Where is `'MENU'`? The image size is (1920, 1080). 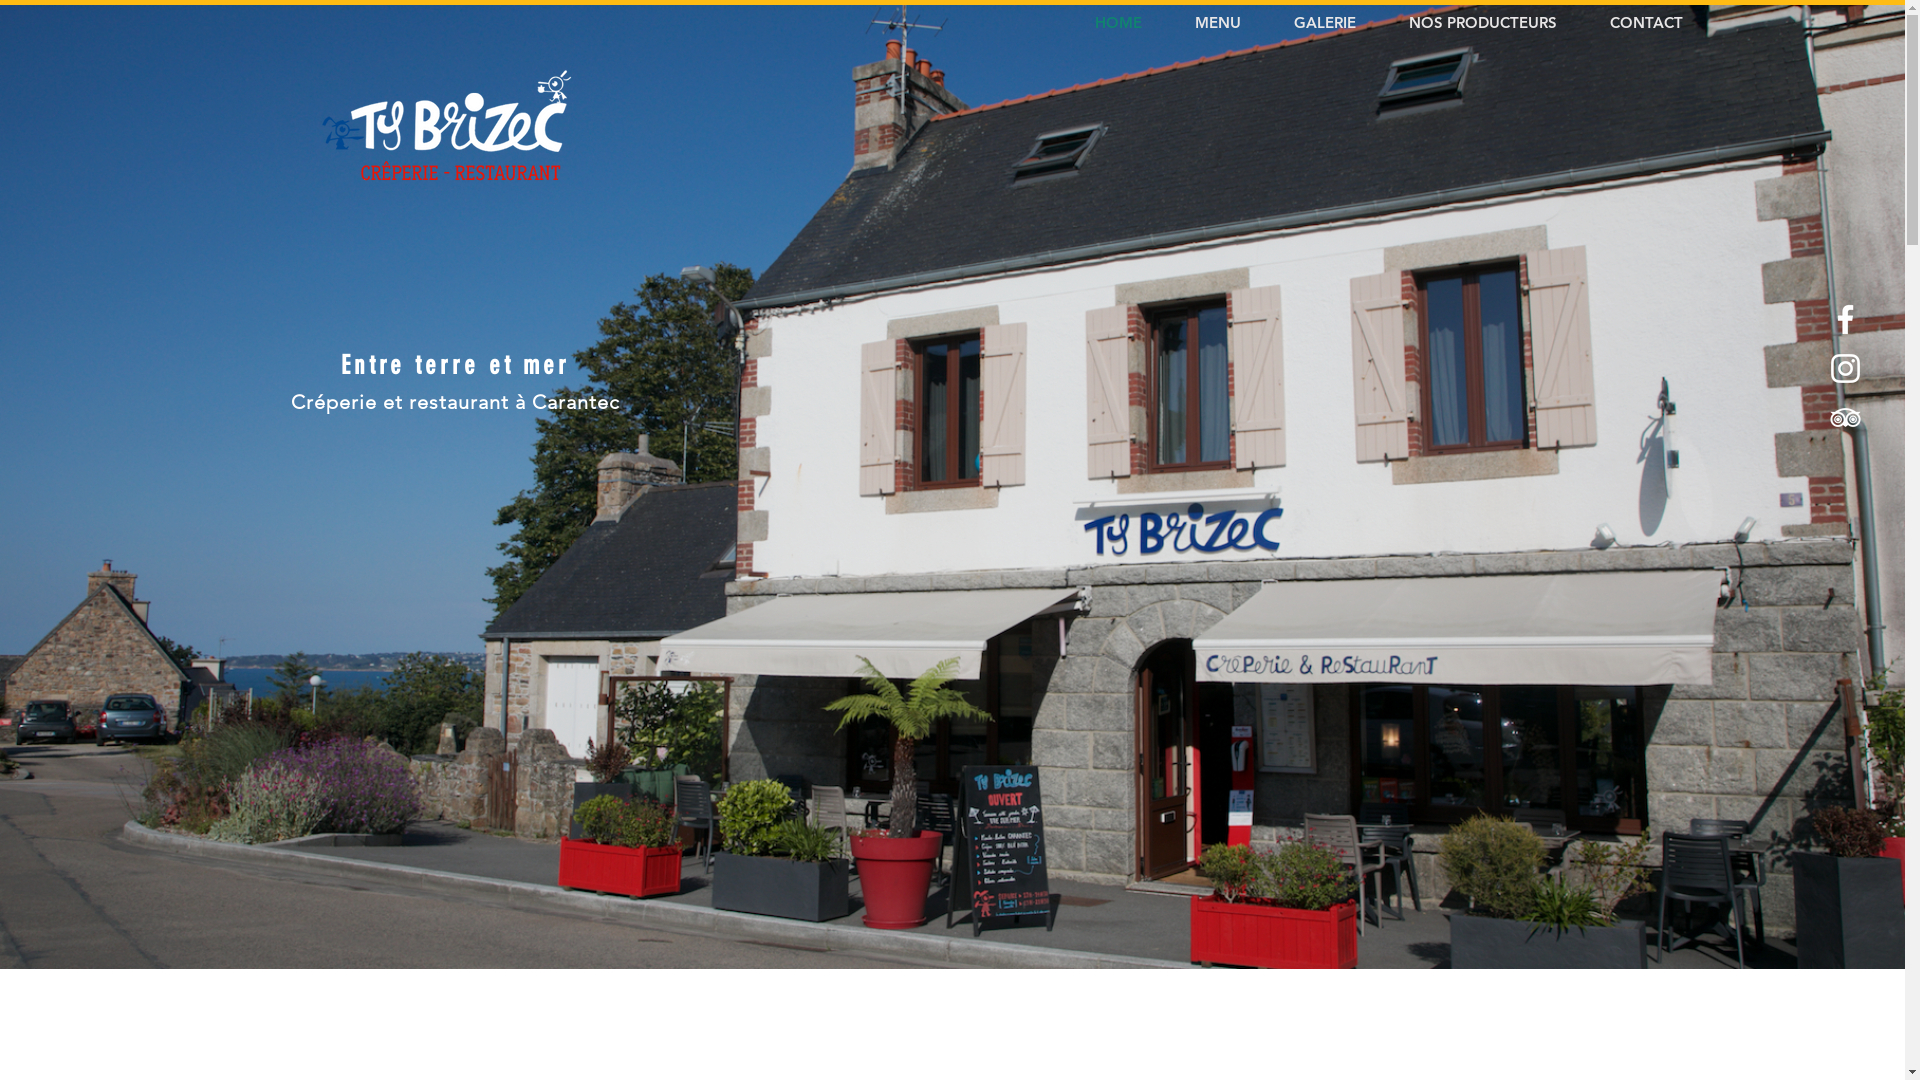 'MENU' is located at coordinates (1228, 22).